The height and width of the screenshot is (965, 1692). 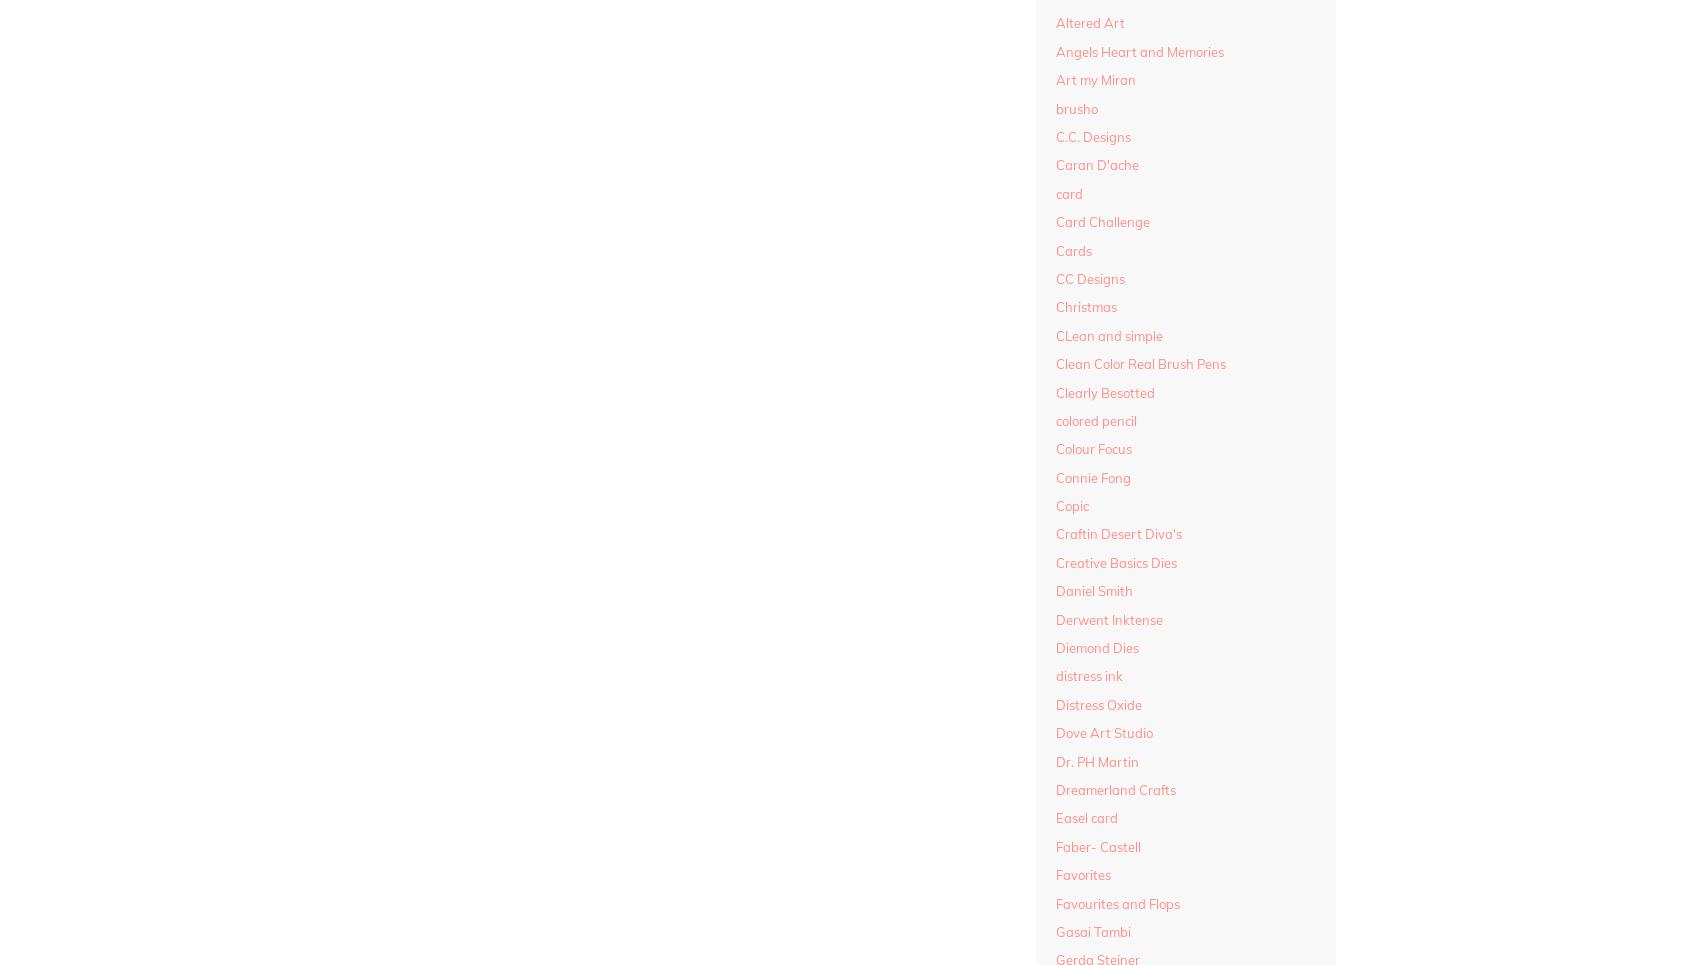 What do you see at coordinates (1092, 931) in the screenshot?
I see `'Gasai Tambi'` at bounding box center [1092, 931].